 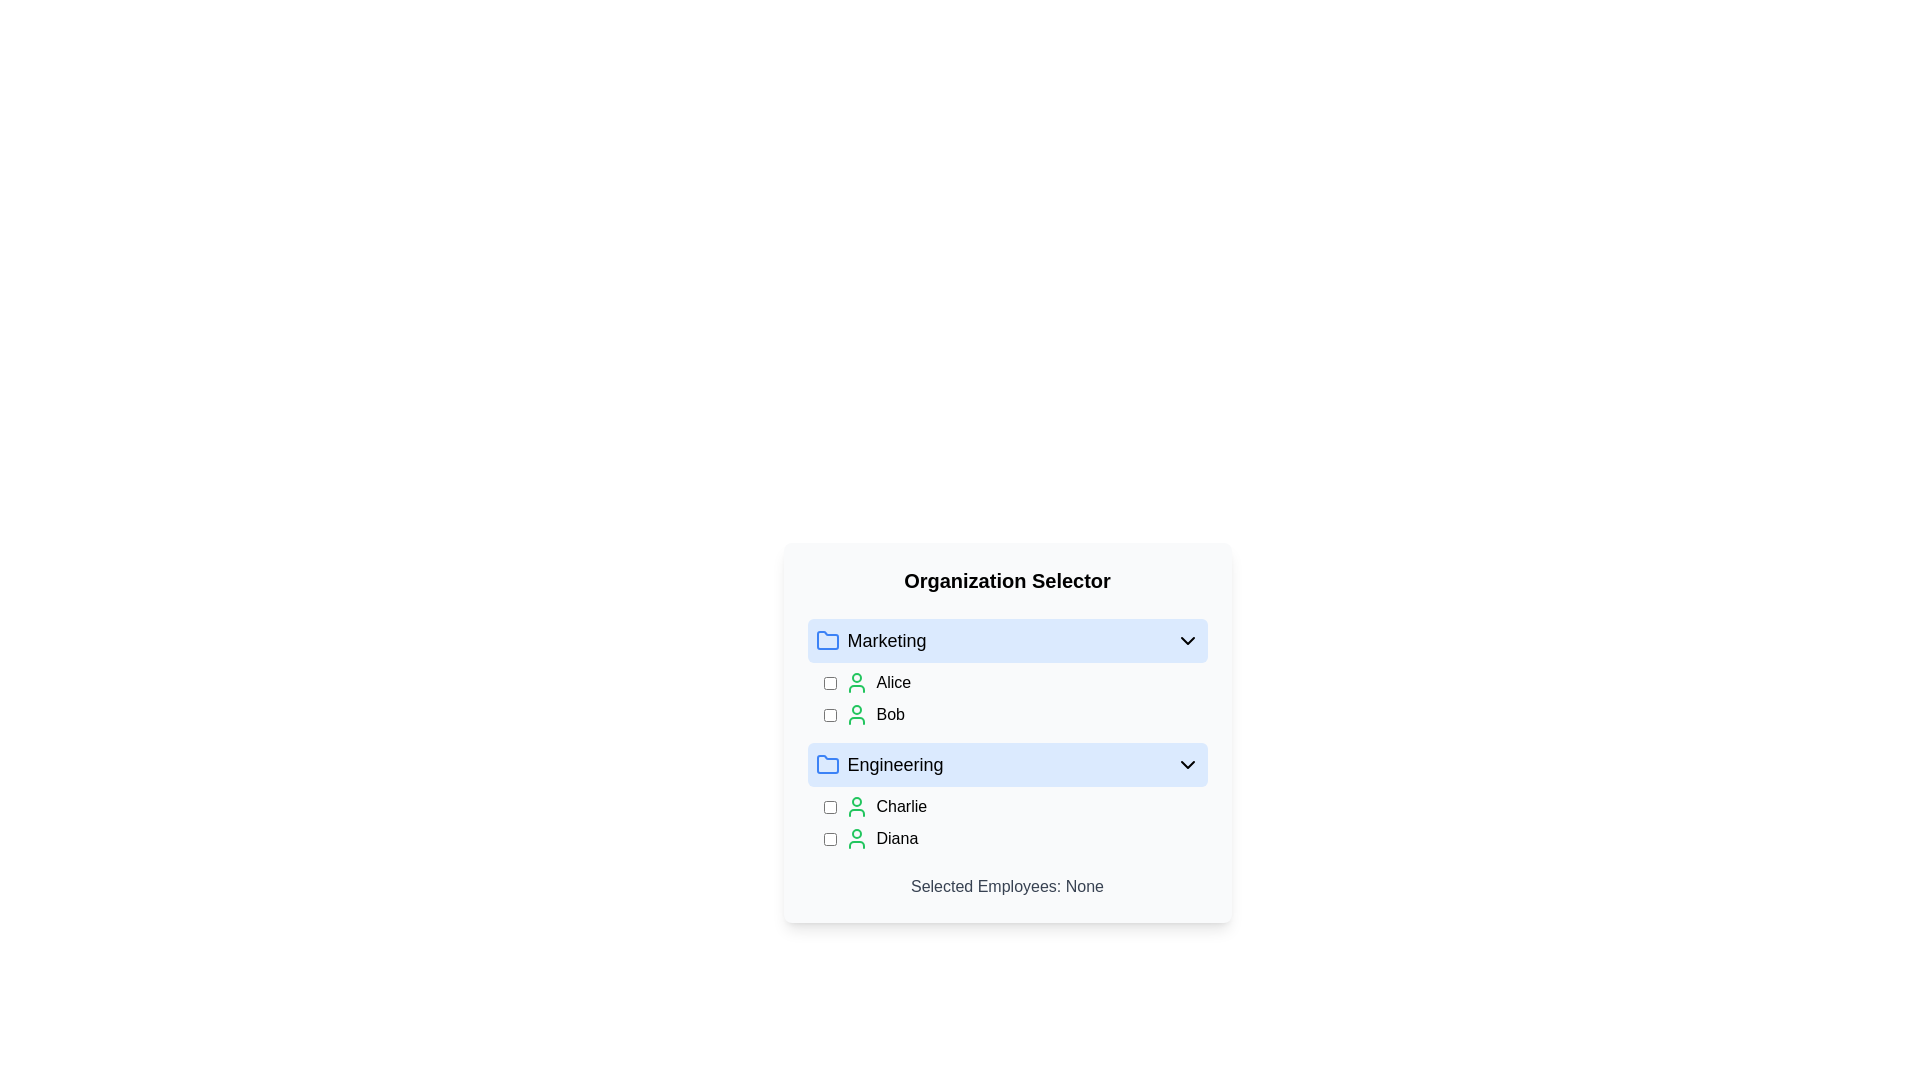 I want to click on the checkbox to the left of the text 'Diana' in the 'Engineering' section to check or uncheck it, so click(x=830, y=839).